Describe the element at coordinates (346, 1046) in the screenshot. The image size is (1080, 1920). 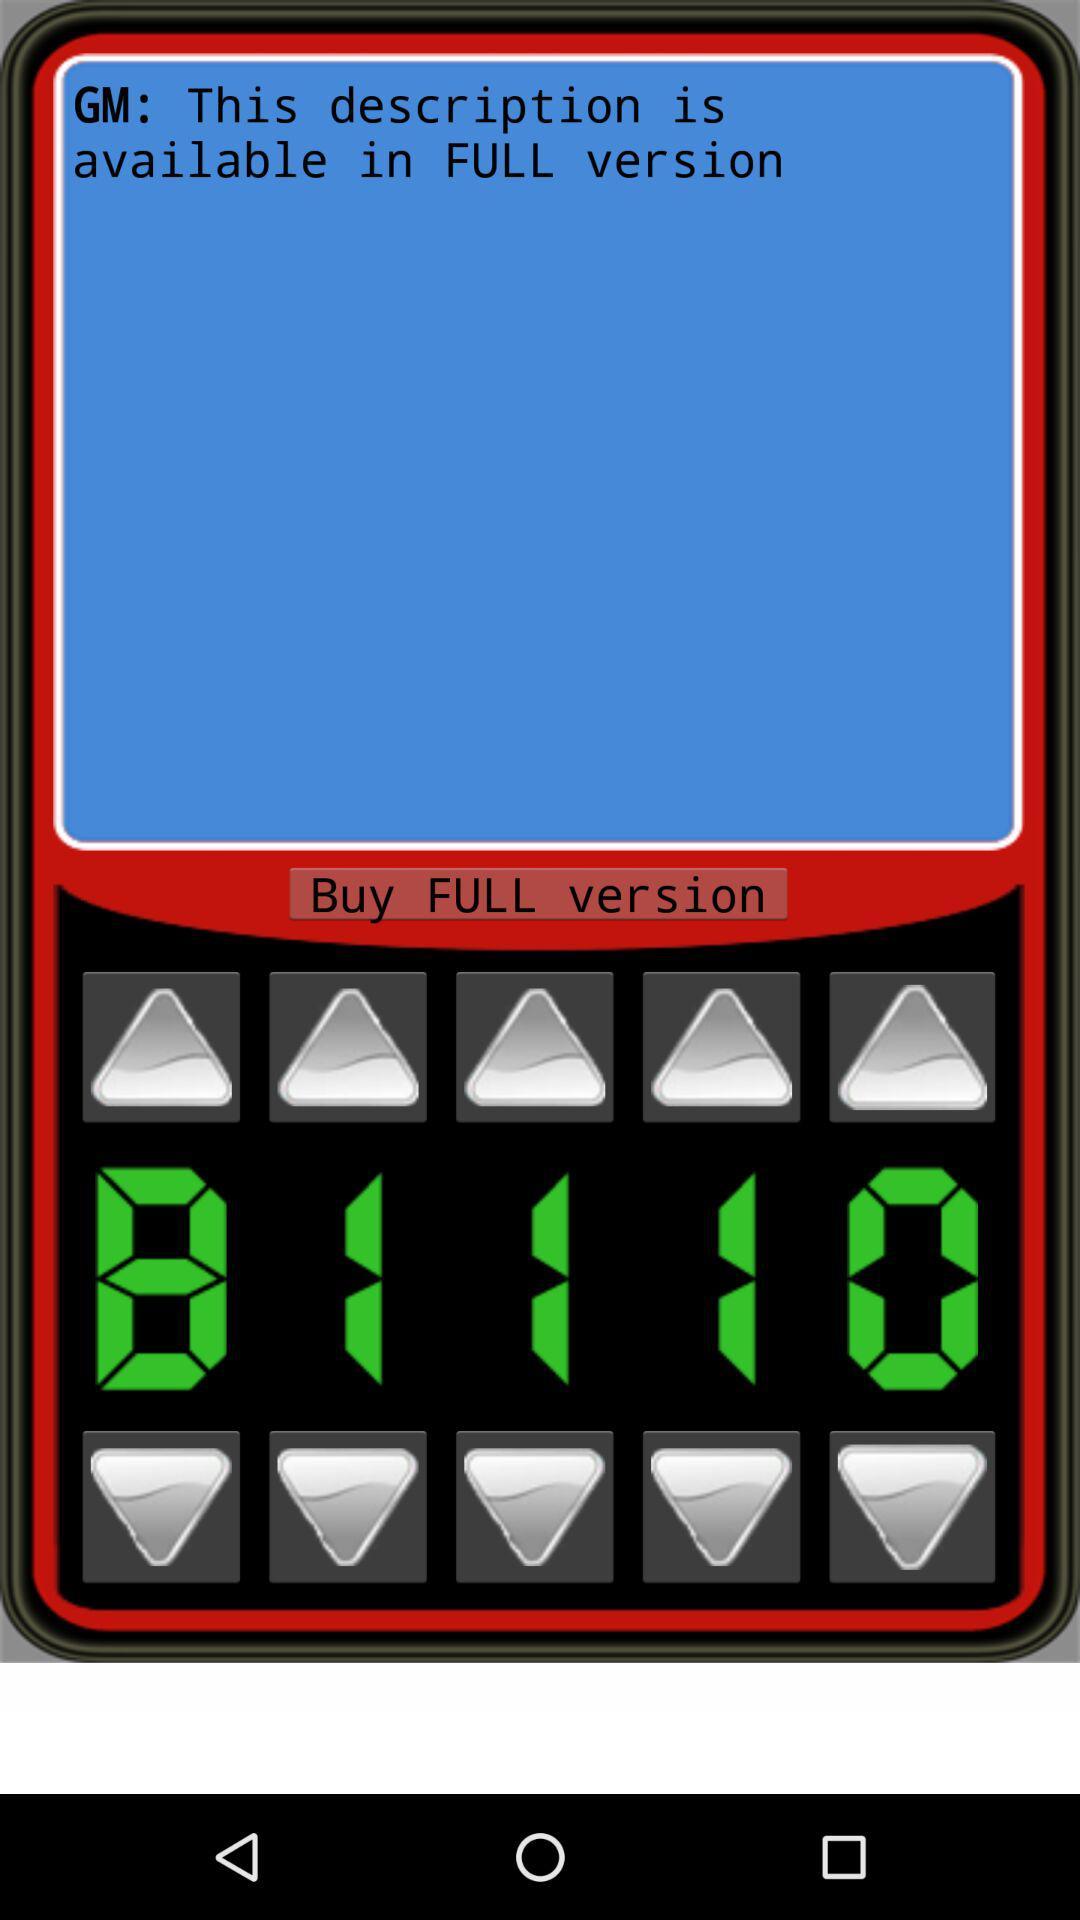
I see `increase counter` at that location.